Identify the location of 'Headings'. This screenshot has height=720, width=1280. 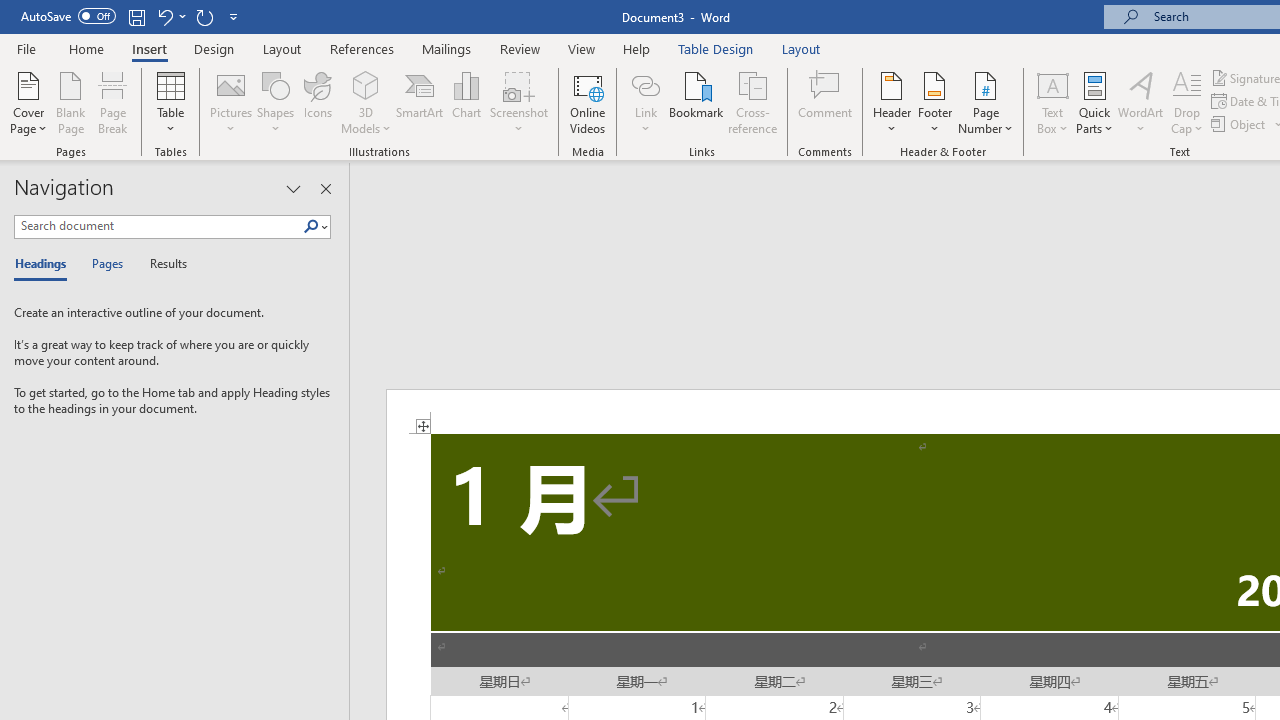
(45, 264).